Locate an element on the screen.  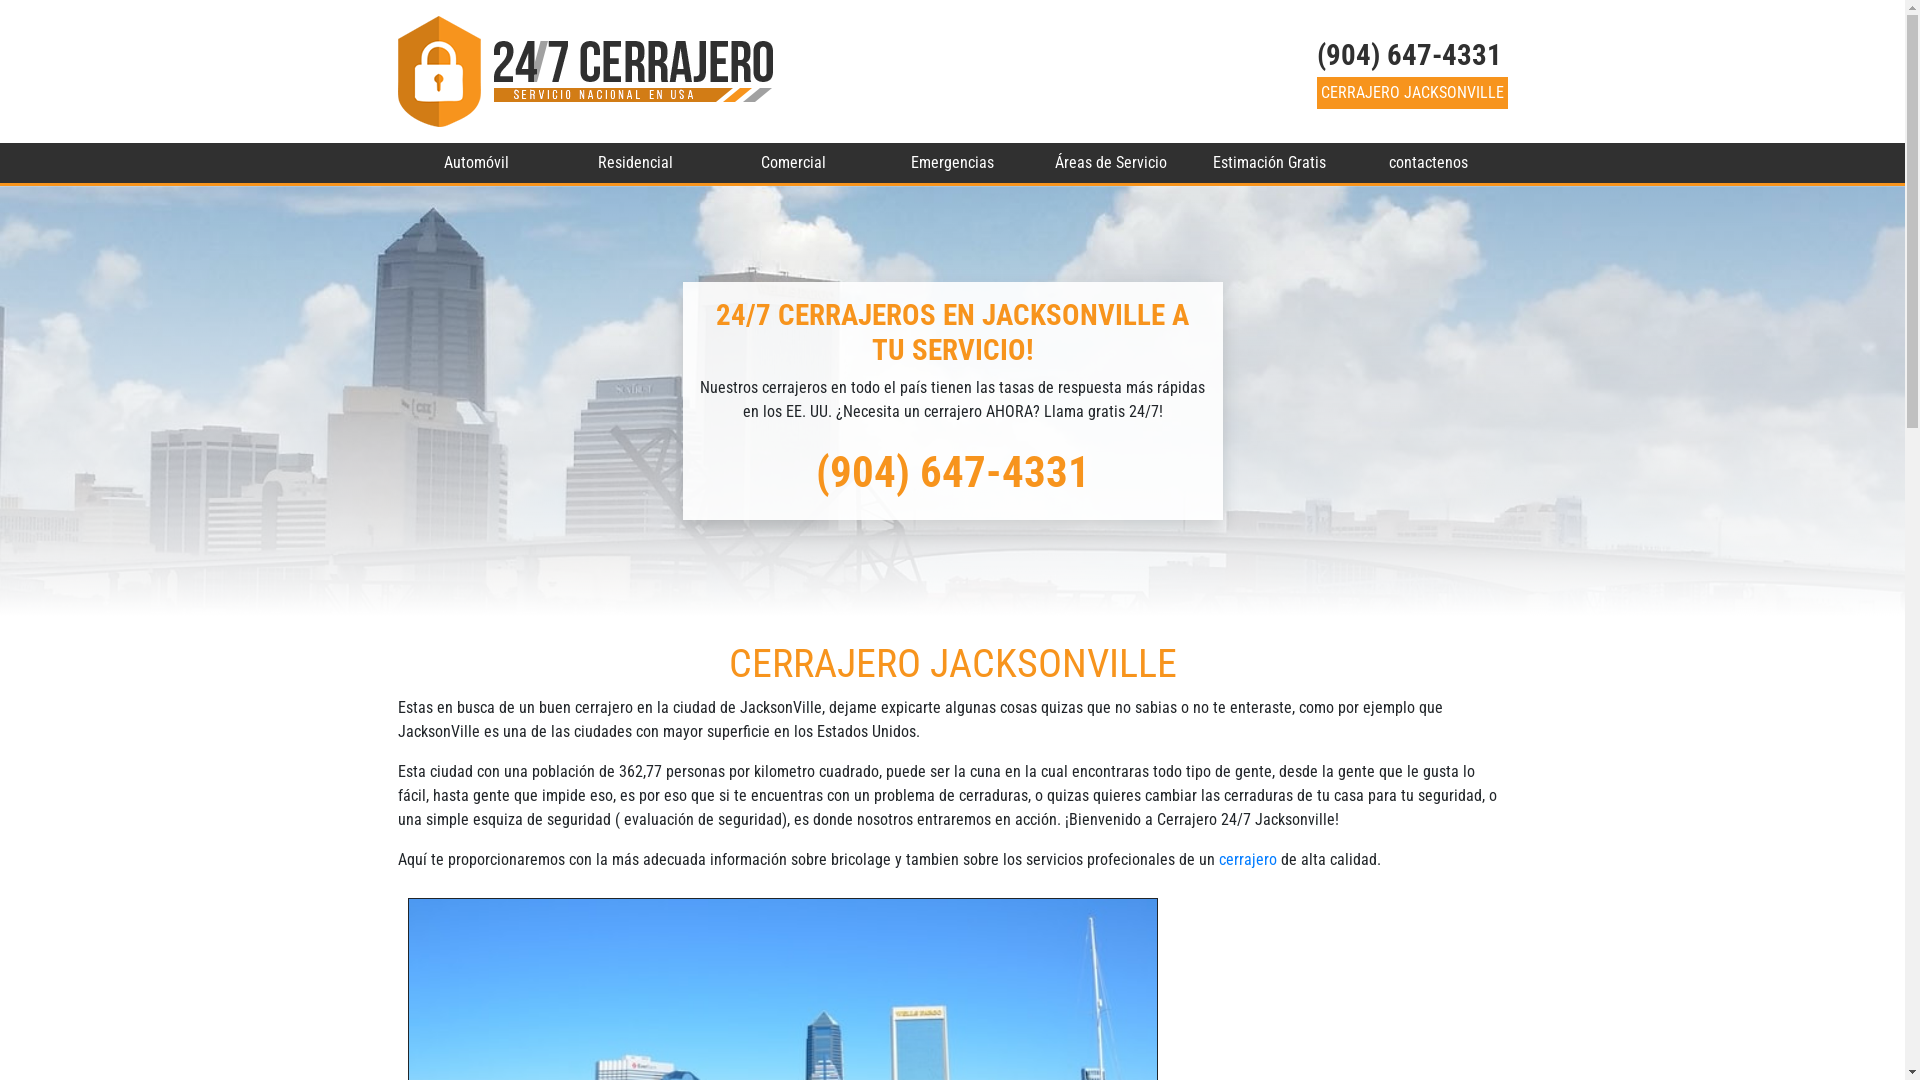
'contactenos' is located at coordinates (1348, 161).